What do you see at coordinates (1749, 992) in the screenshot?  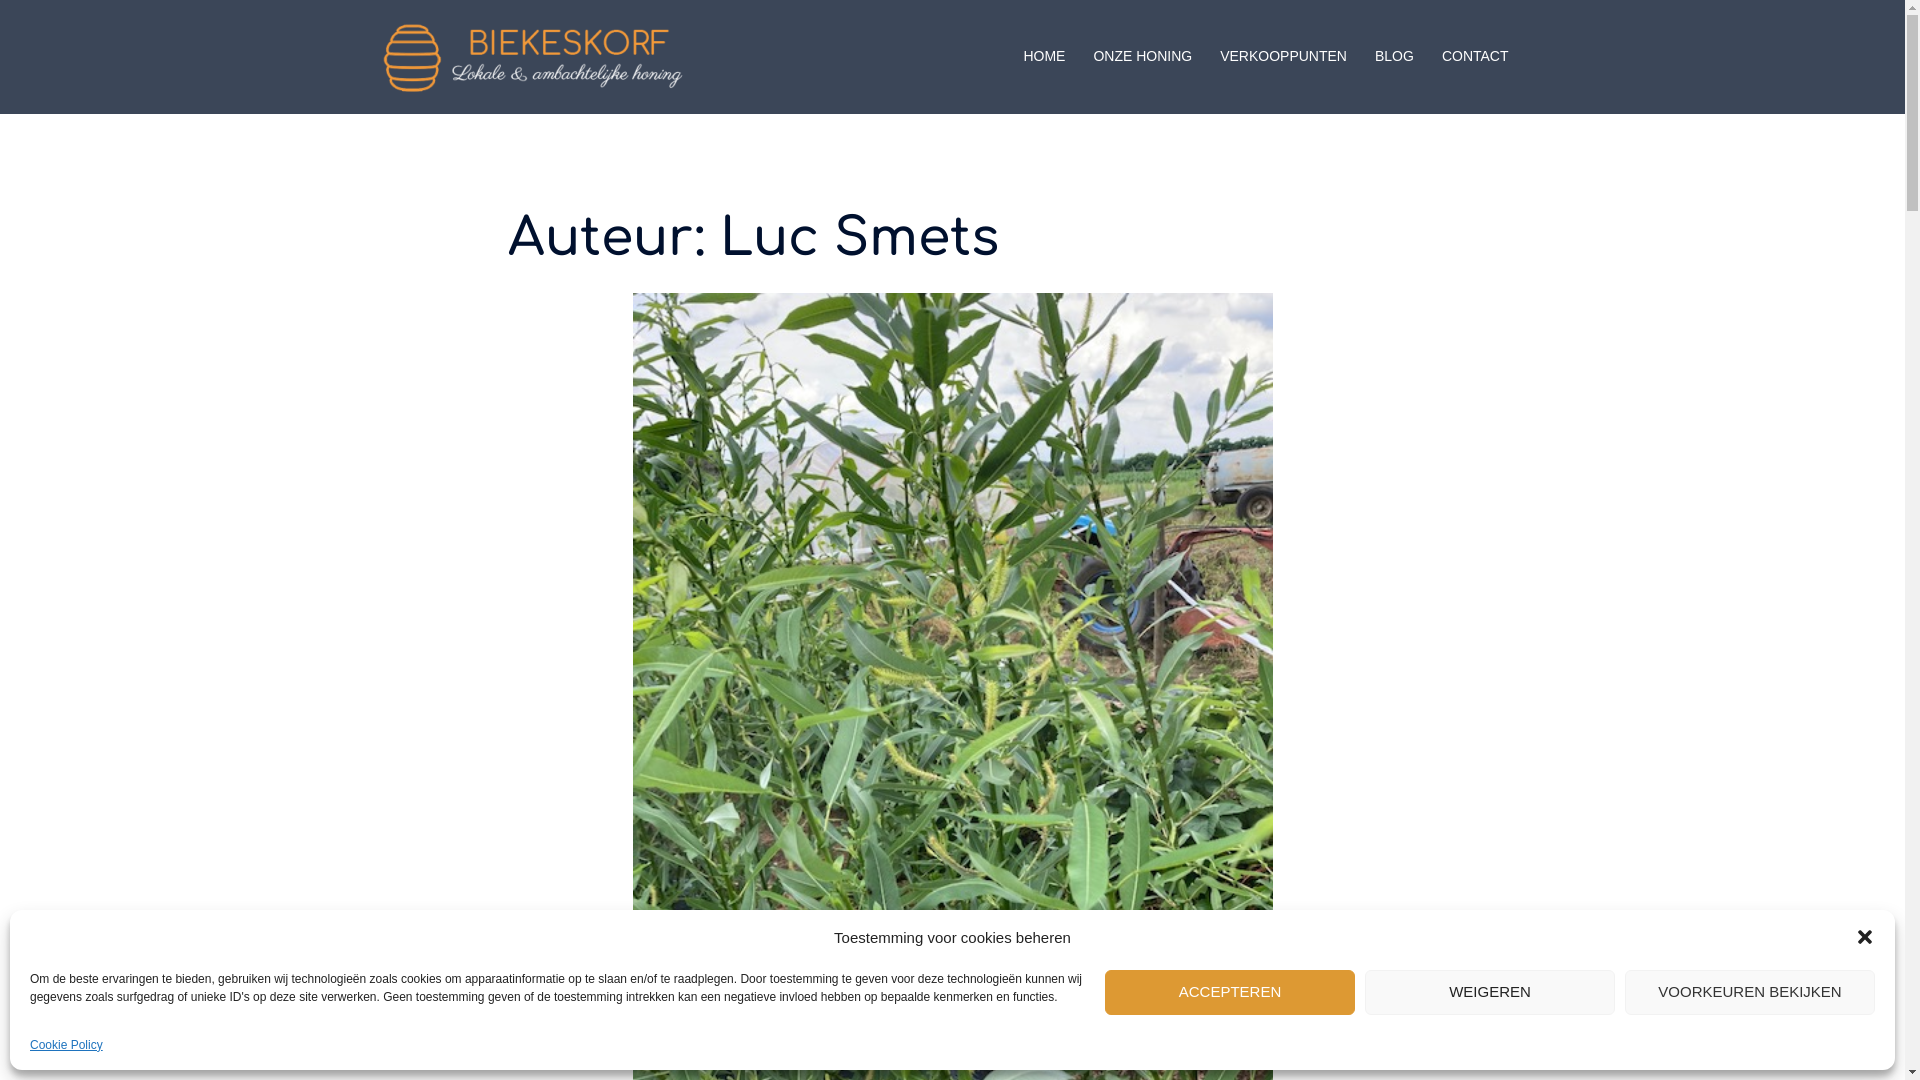 I see `'VOORKEUREN BEKIJKEN'` at bounding box center [1749, 992].